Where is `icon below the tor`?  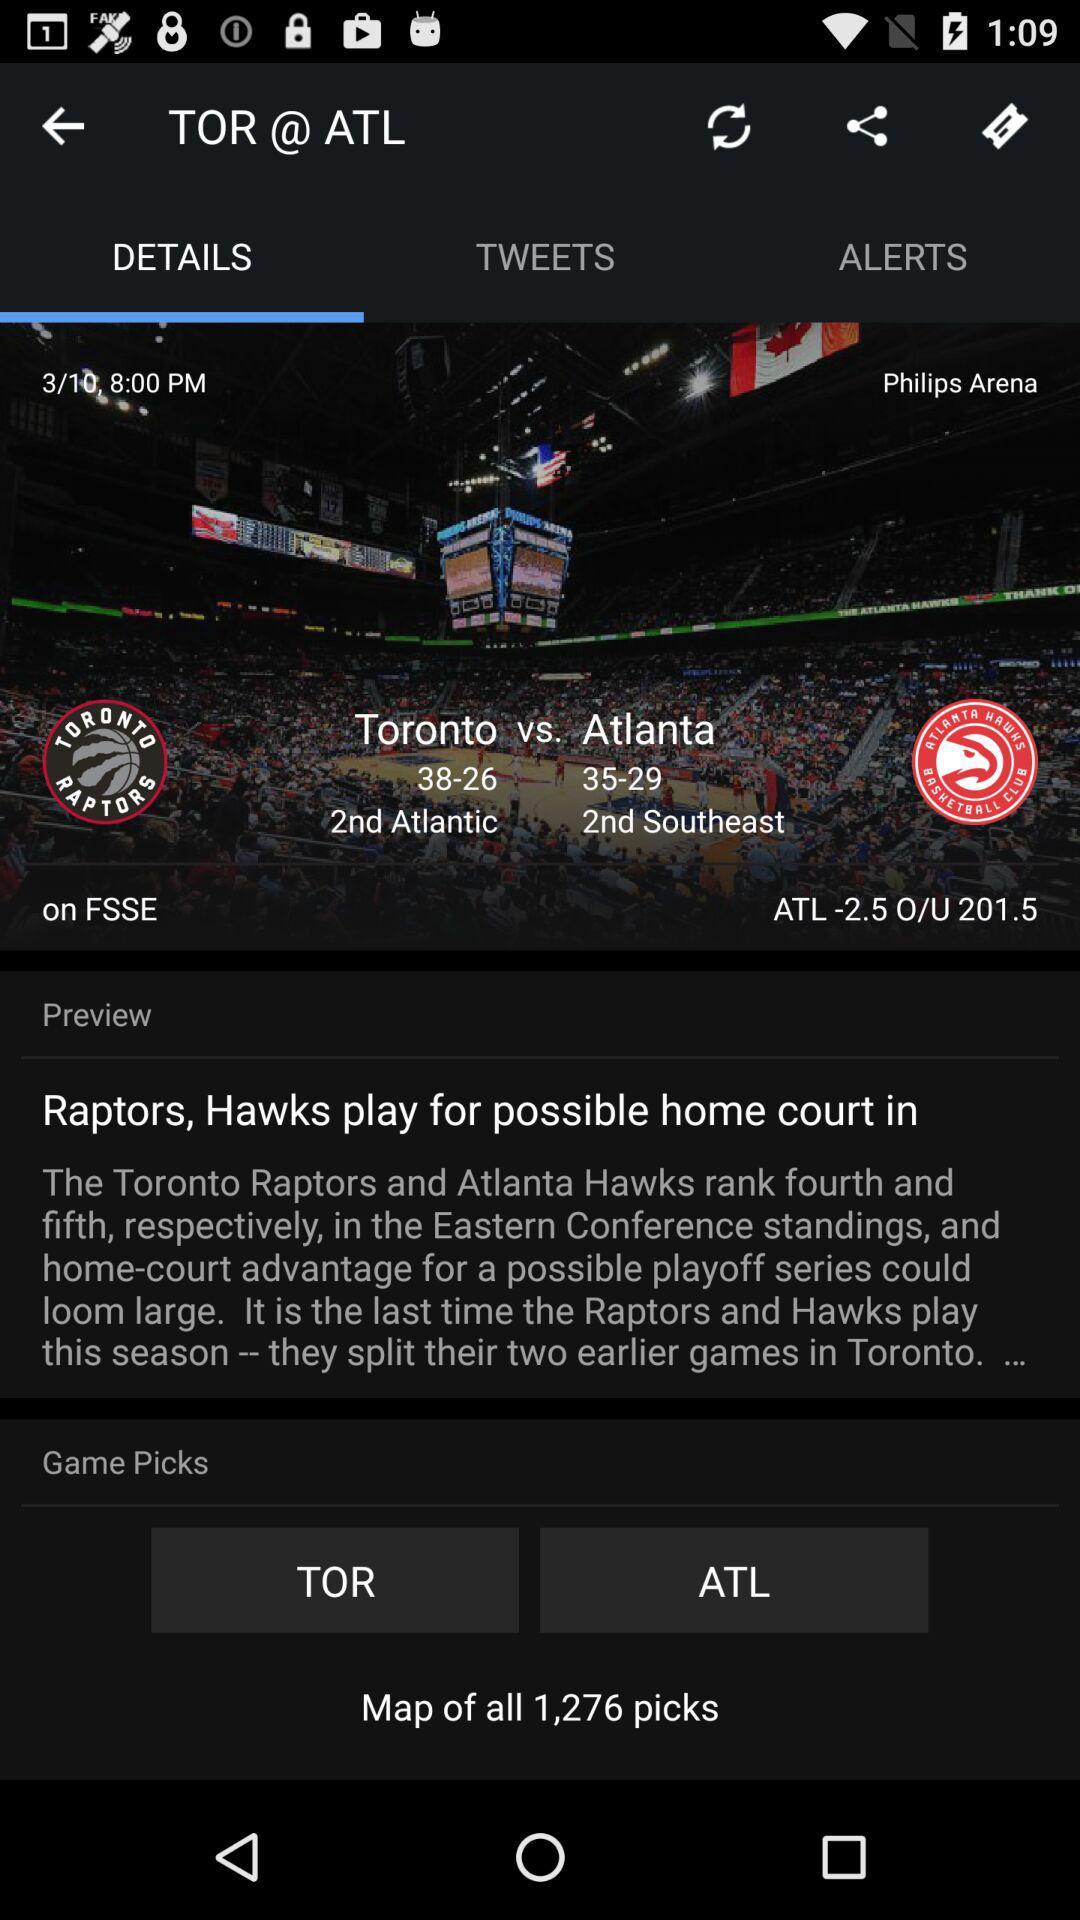
icon below the tor is located at coordinates (540, 1705).